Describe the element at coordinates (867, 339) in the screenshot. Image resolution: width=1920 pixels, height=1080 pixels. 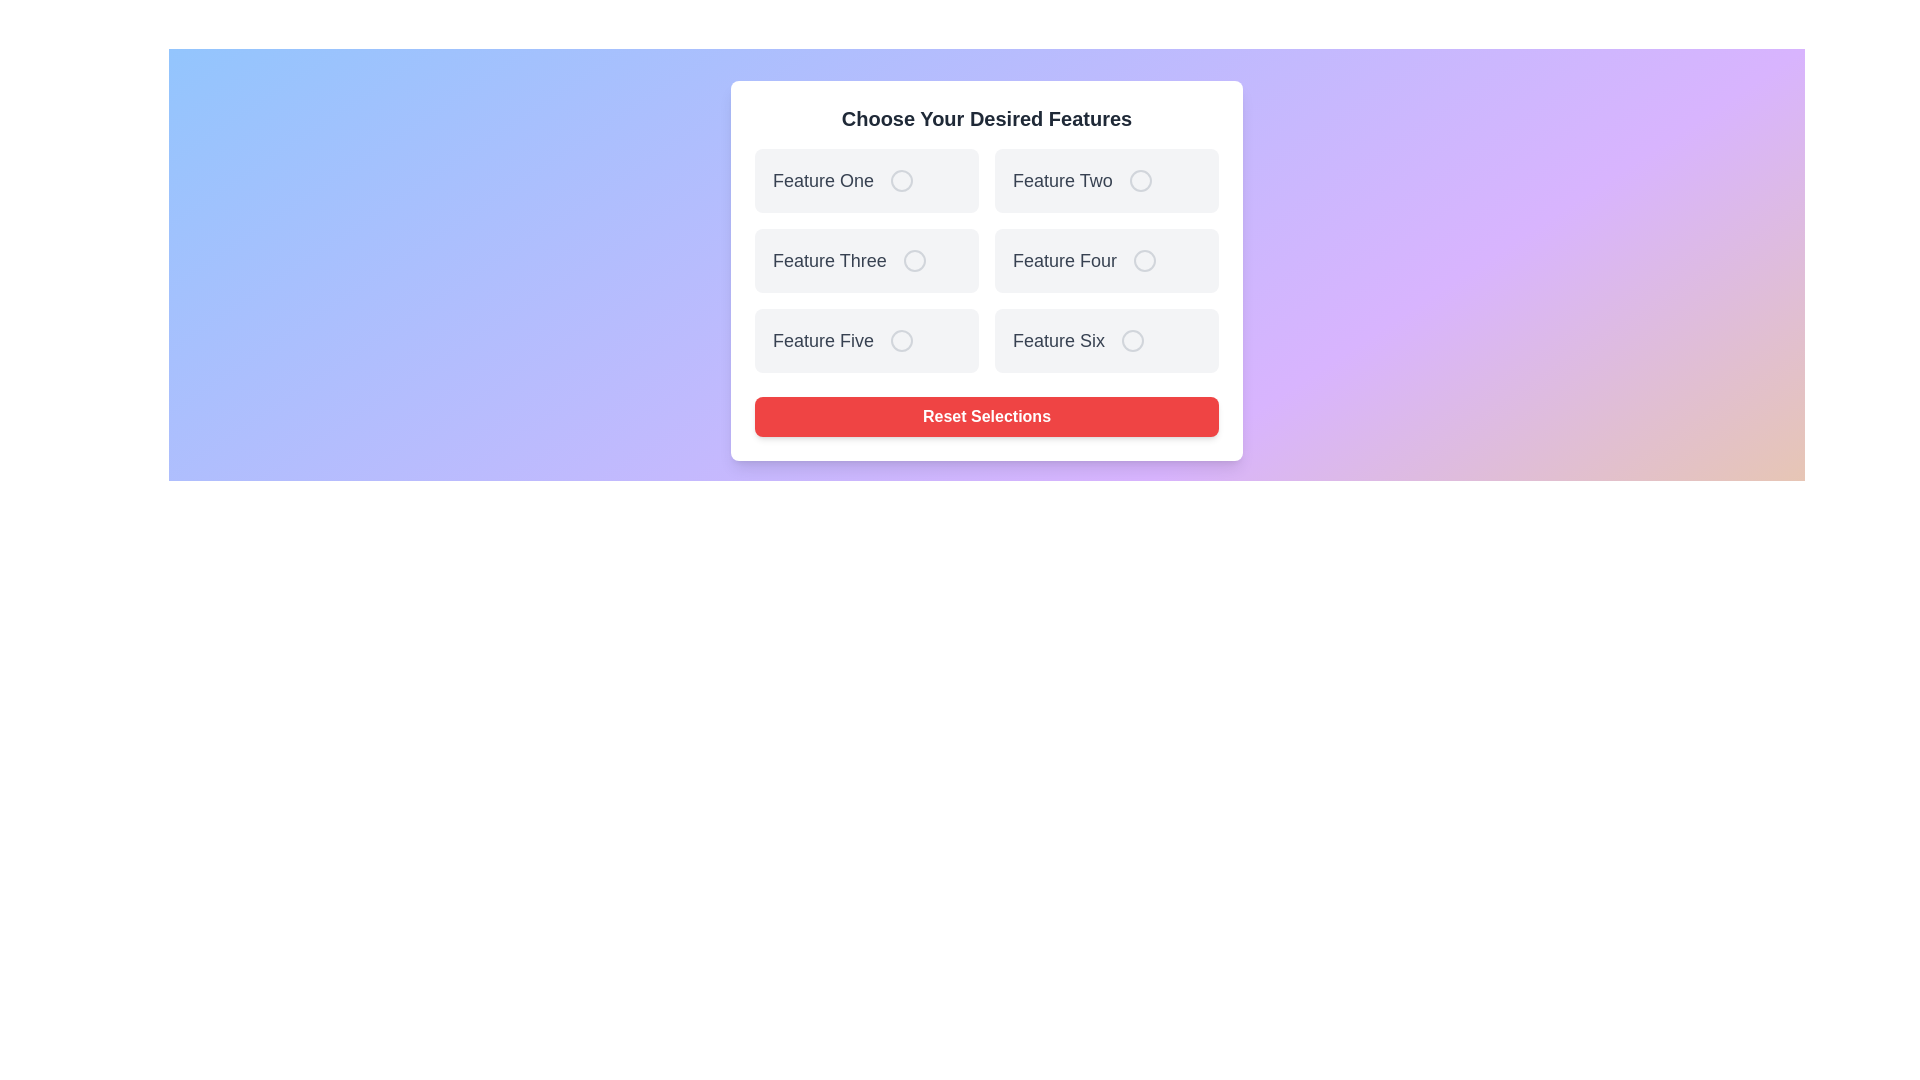
I see `the feature card labeled Feature Five to observe visual feedback` at that location.